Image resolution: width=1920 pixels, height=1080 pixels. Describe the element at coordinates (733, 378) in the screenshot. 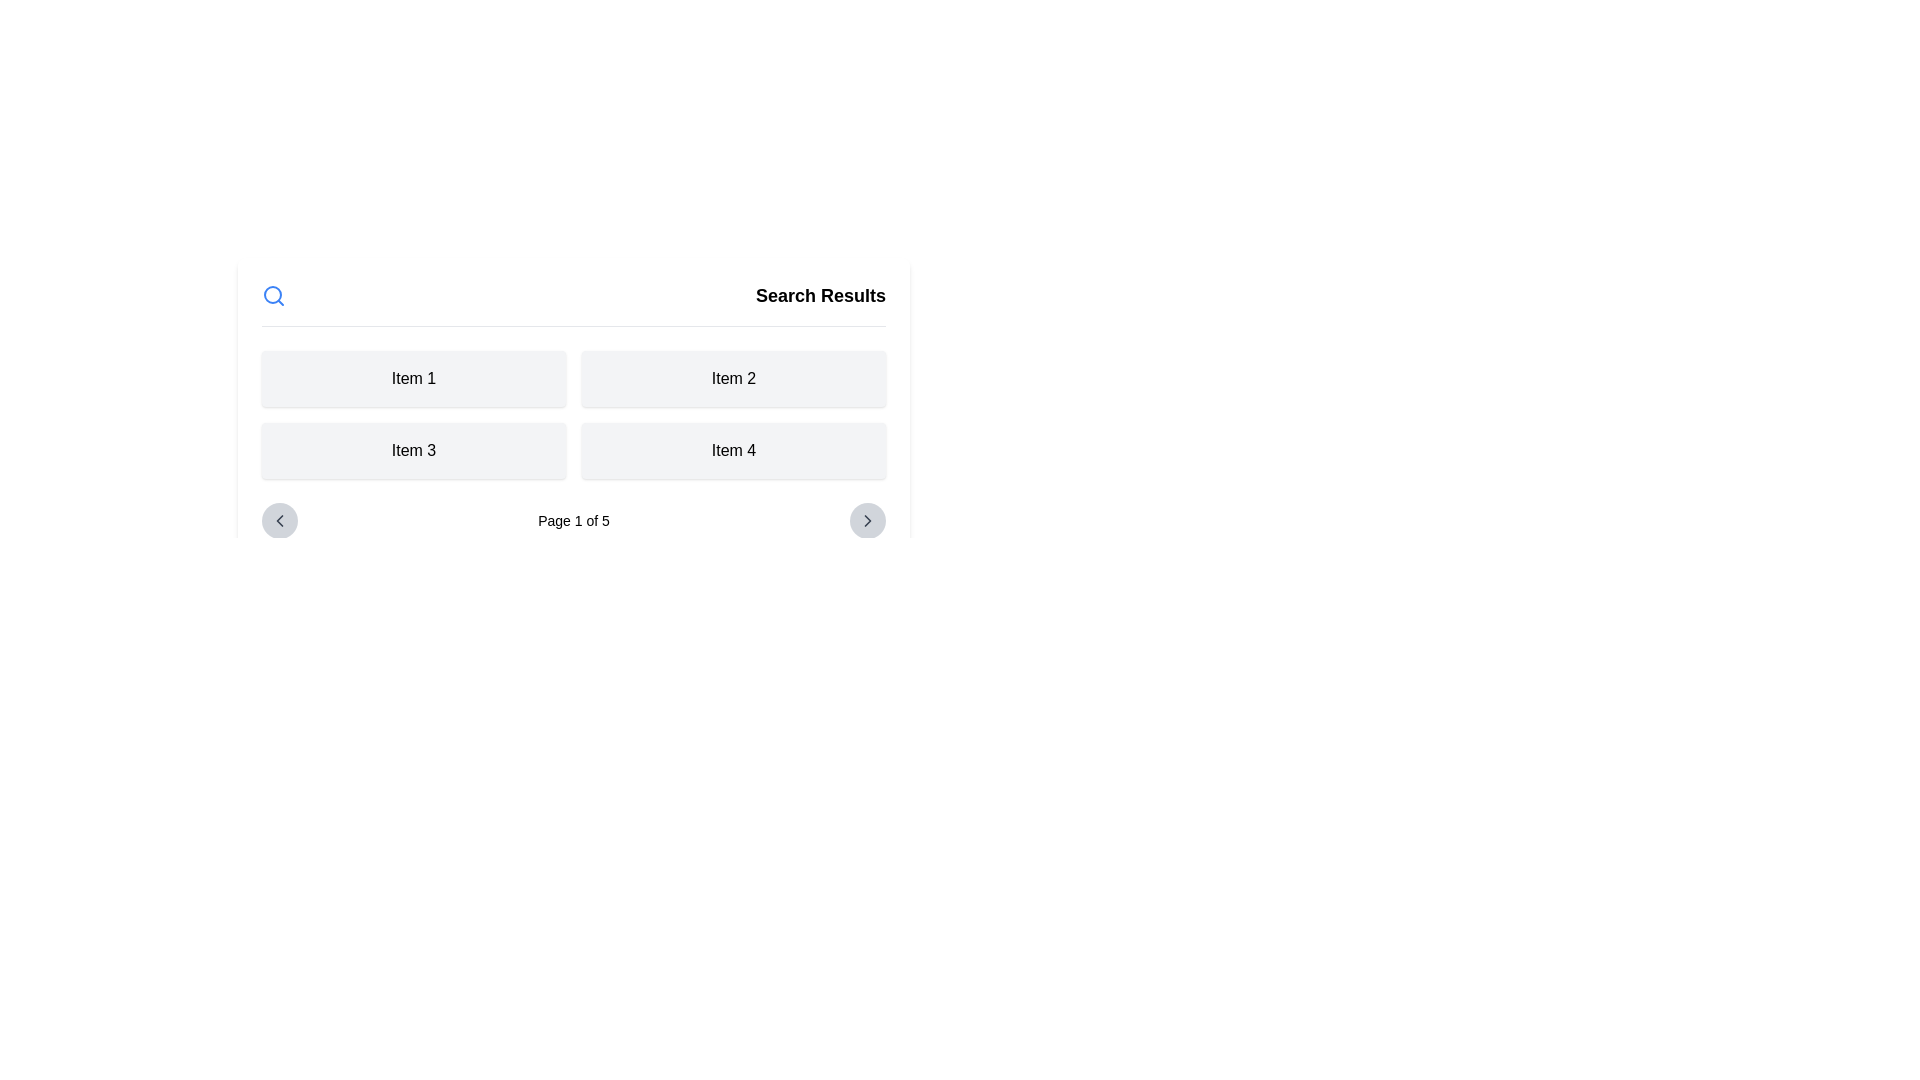

I see `the informational card displaying the text 'Item 2', located in the upper-right quadrant of the grid layout` at that location.